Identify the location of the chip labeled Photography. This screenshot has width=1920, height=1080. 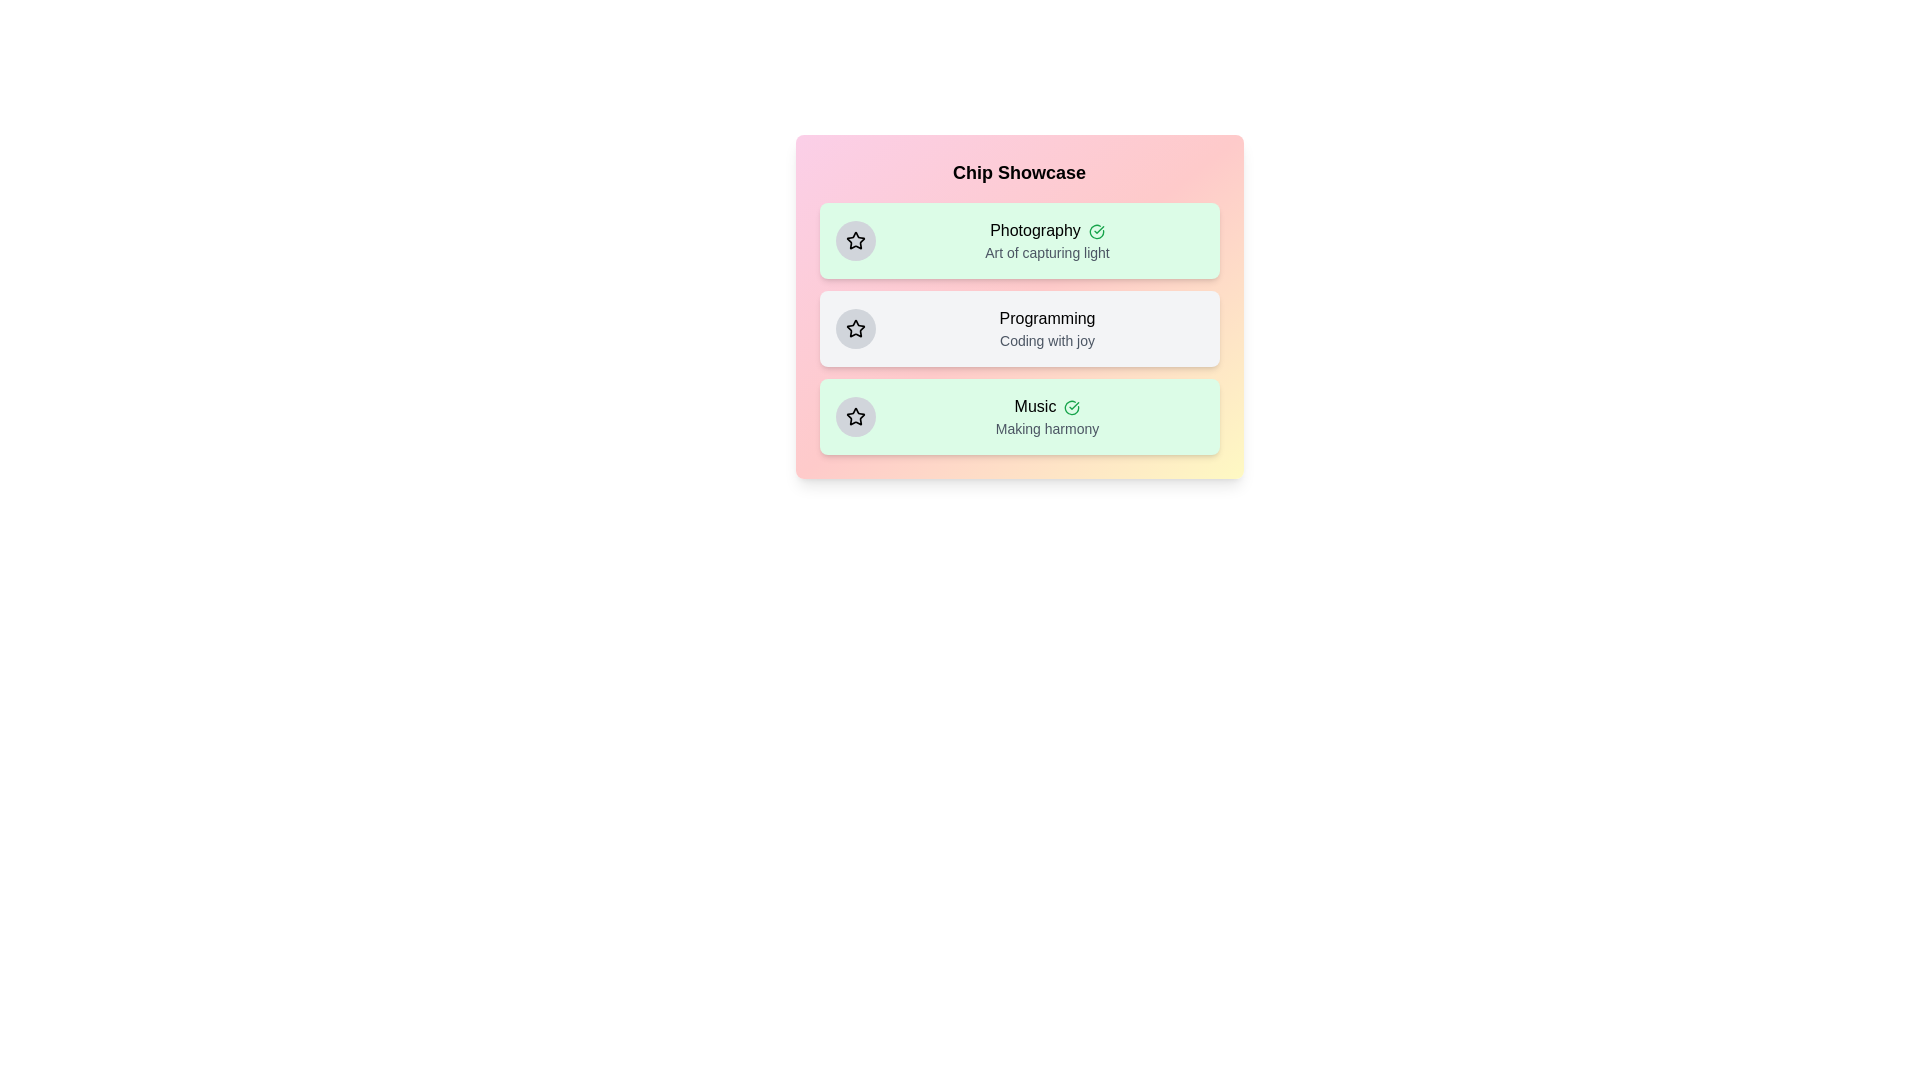
(1019, 239).